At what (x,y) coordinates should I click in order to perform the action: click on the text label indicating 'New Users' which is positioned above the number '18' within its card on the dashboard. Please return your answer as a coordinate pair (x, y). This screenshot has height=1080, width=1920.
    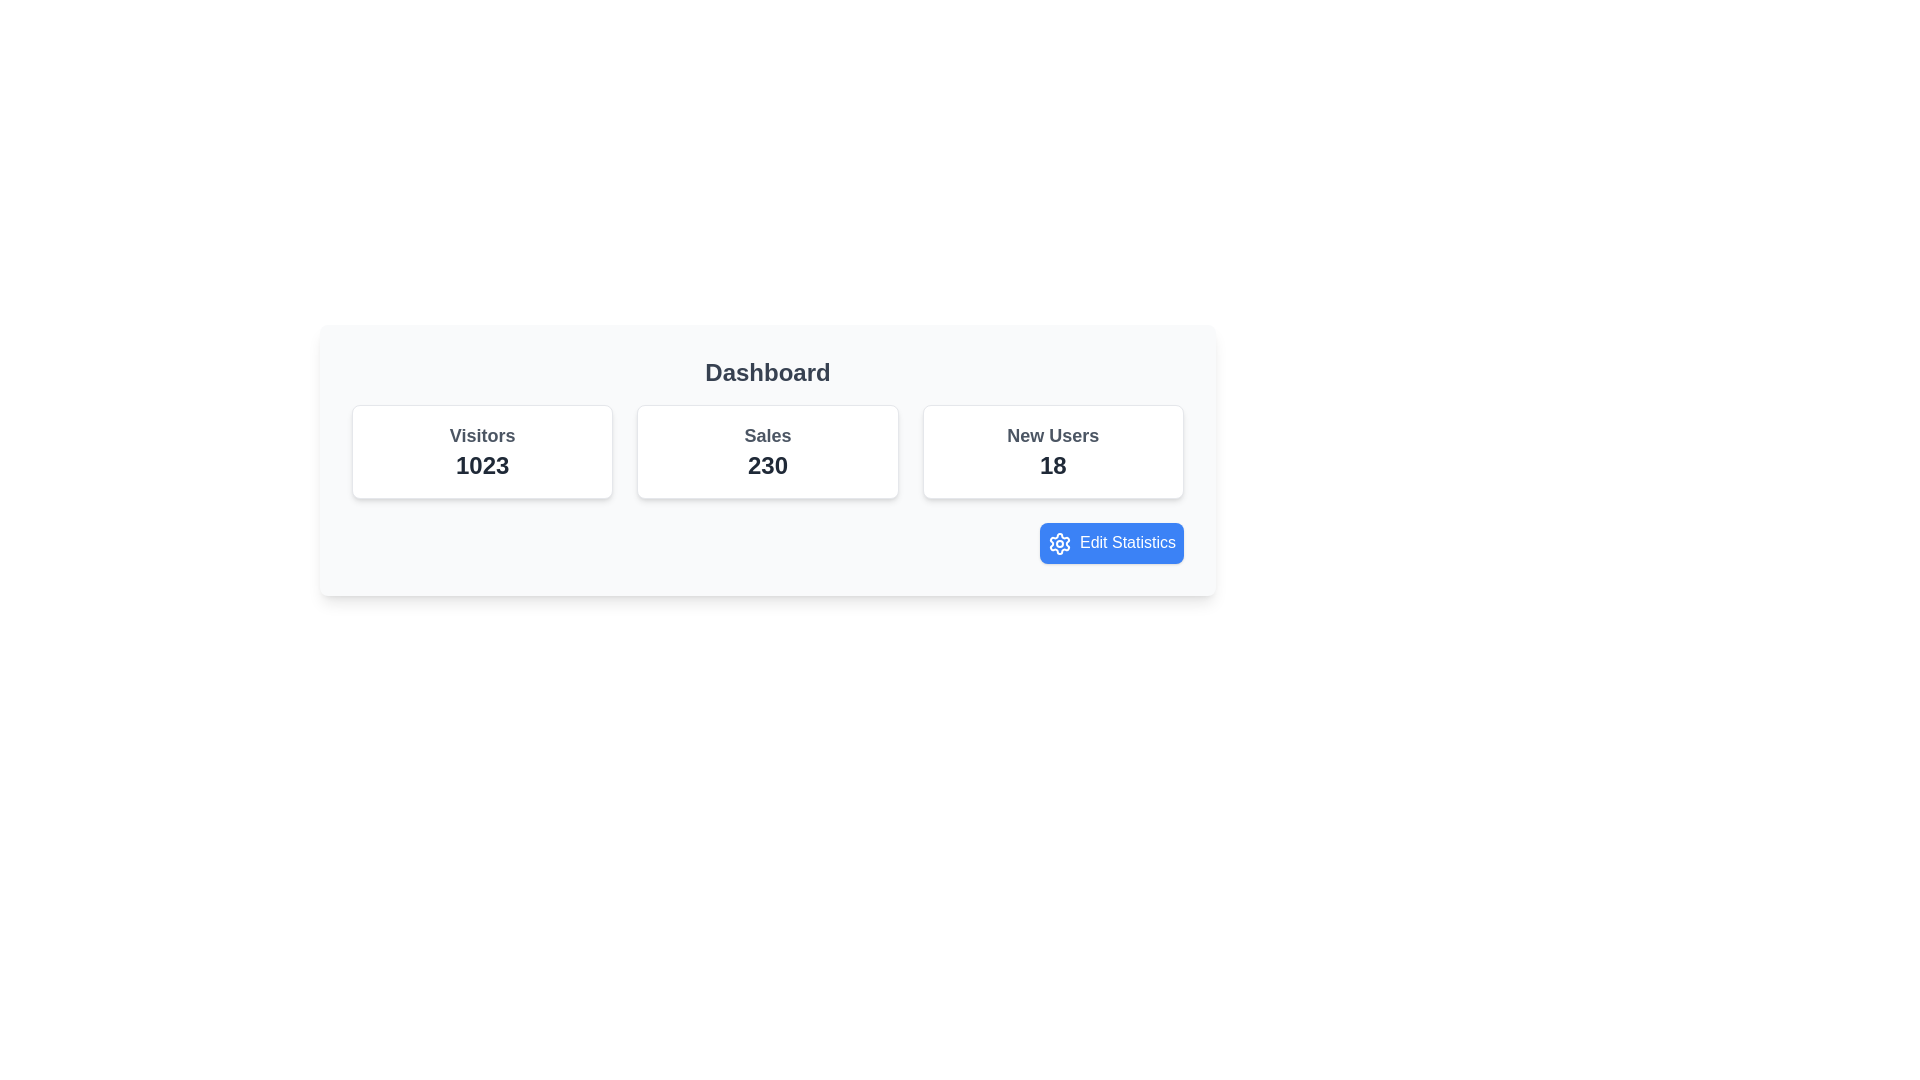
    Looking at the image, I should click on (1052, 434).